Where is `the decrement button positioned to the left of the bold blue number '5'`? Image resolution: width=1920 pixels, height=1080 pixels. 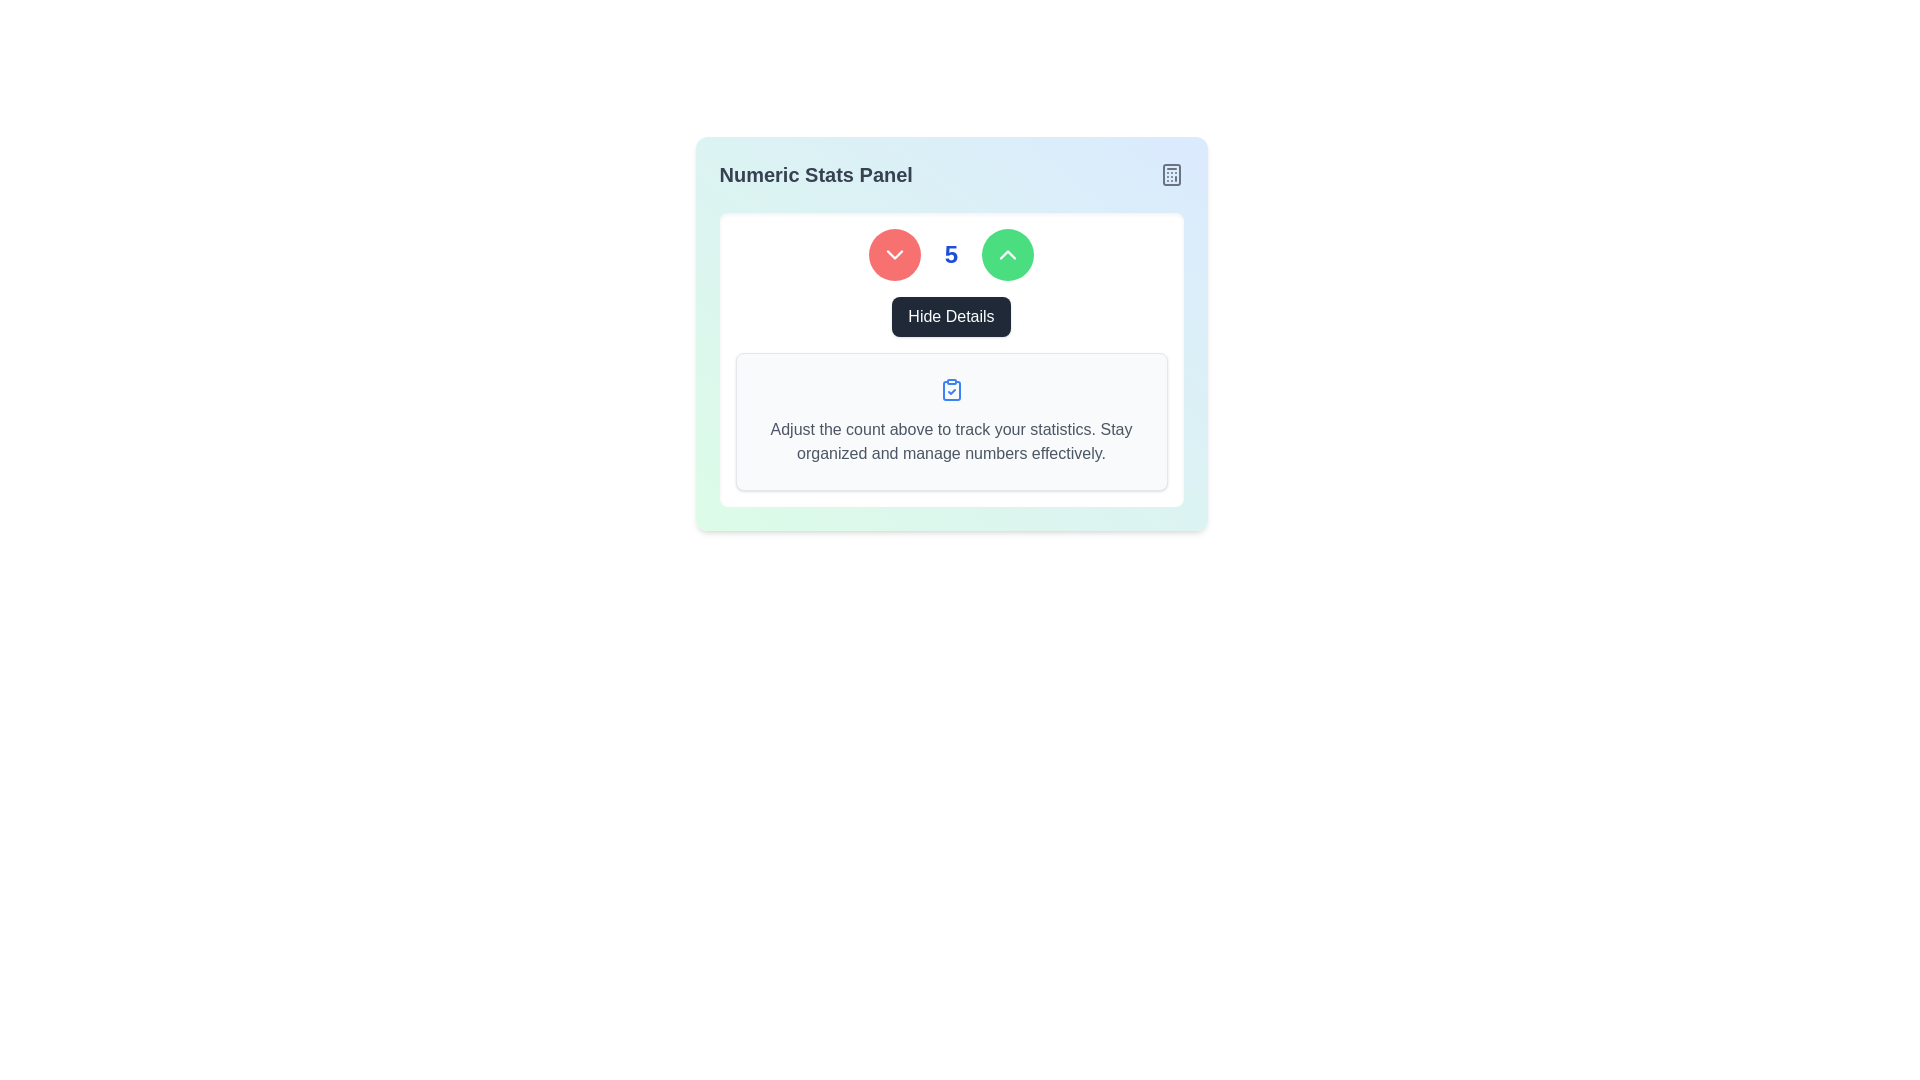 the decrement button positioned to the left of the bold blue number '5' is located at coordinates (893, 253).